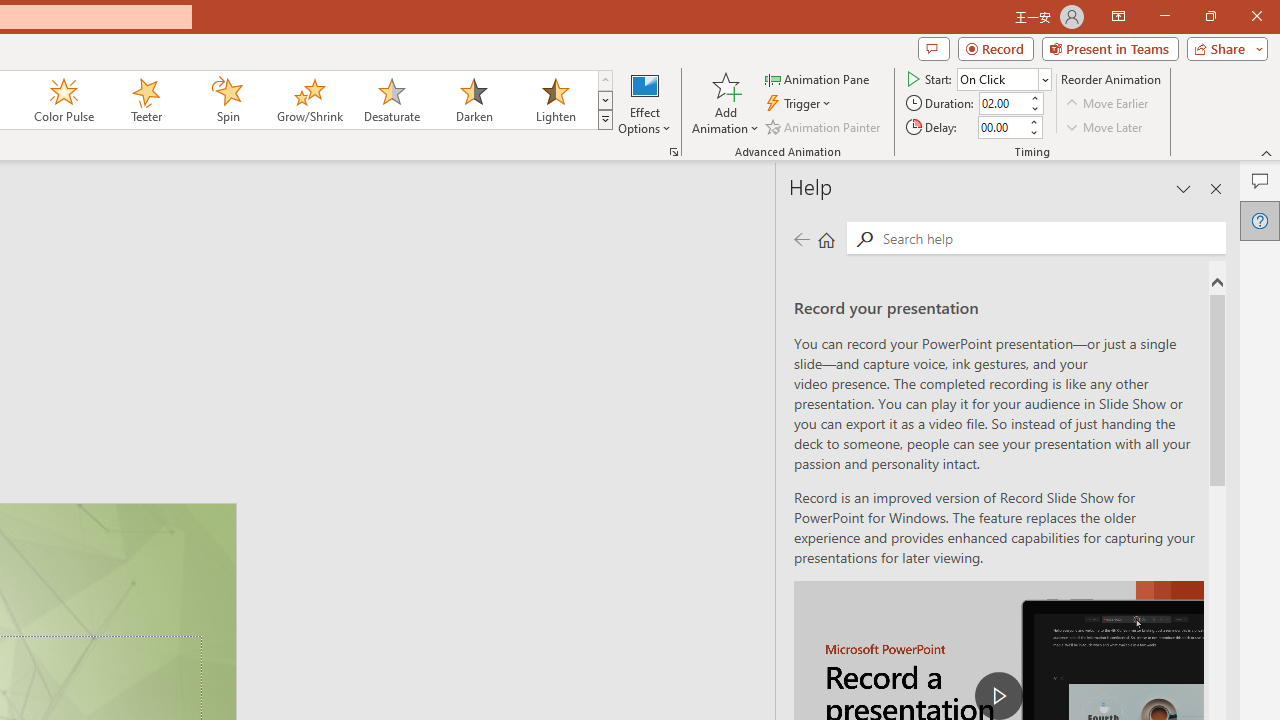 The width and height of the screenshot is (1280, 720). Describe the element at coordinates (227, 100) in the screenshot. I see `'Spin'` at that location.